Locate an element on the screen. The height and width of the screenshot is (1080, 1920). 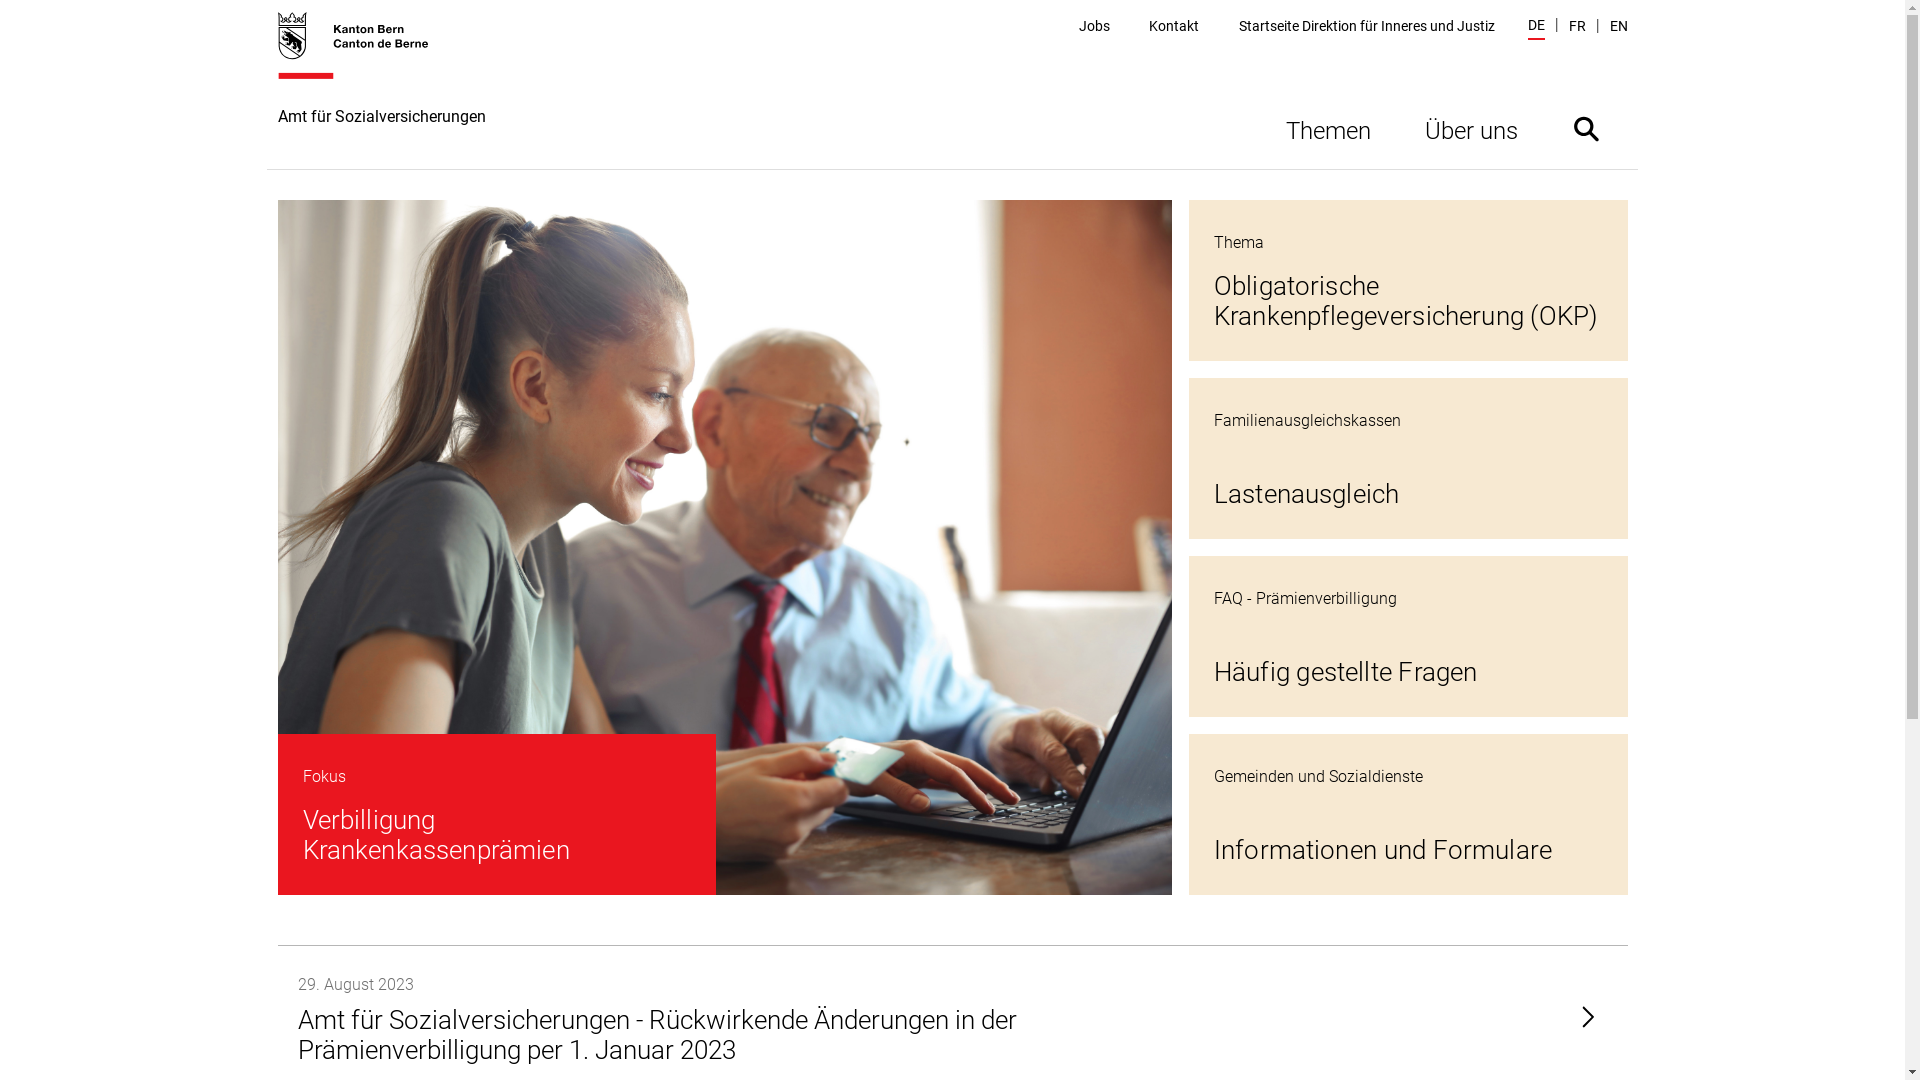
'Themen' is located at coordinates (1327, 128).